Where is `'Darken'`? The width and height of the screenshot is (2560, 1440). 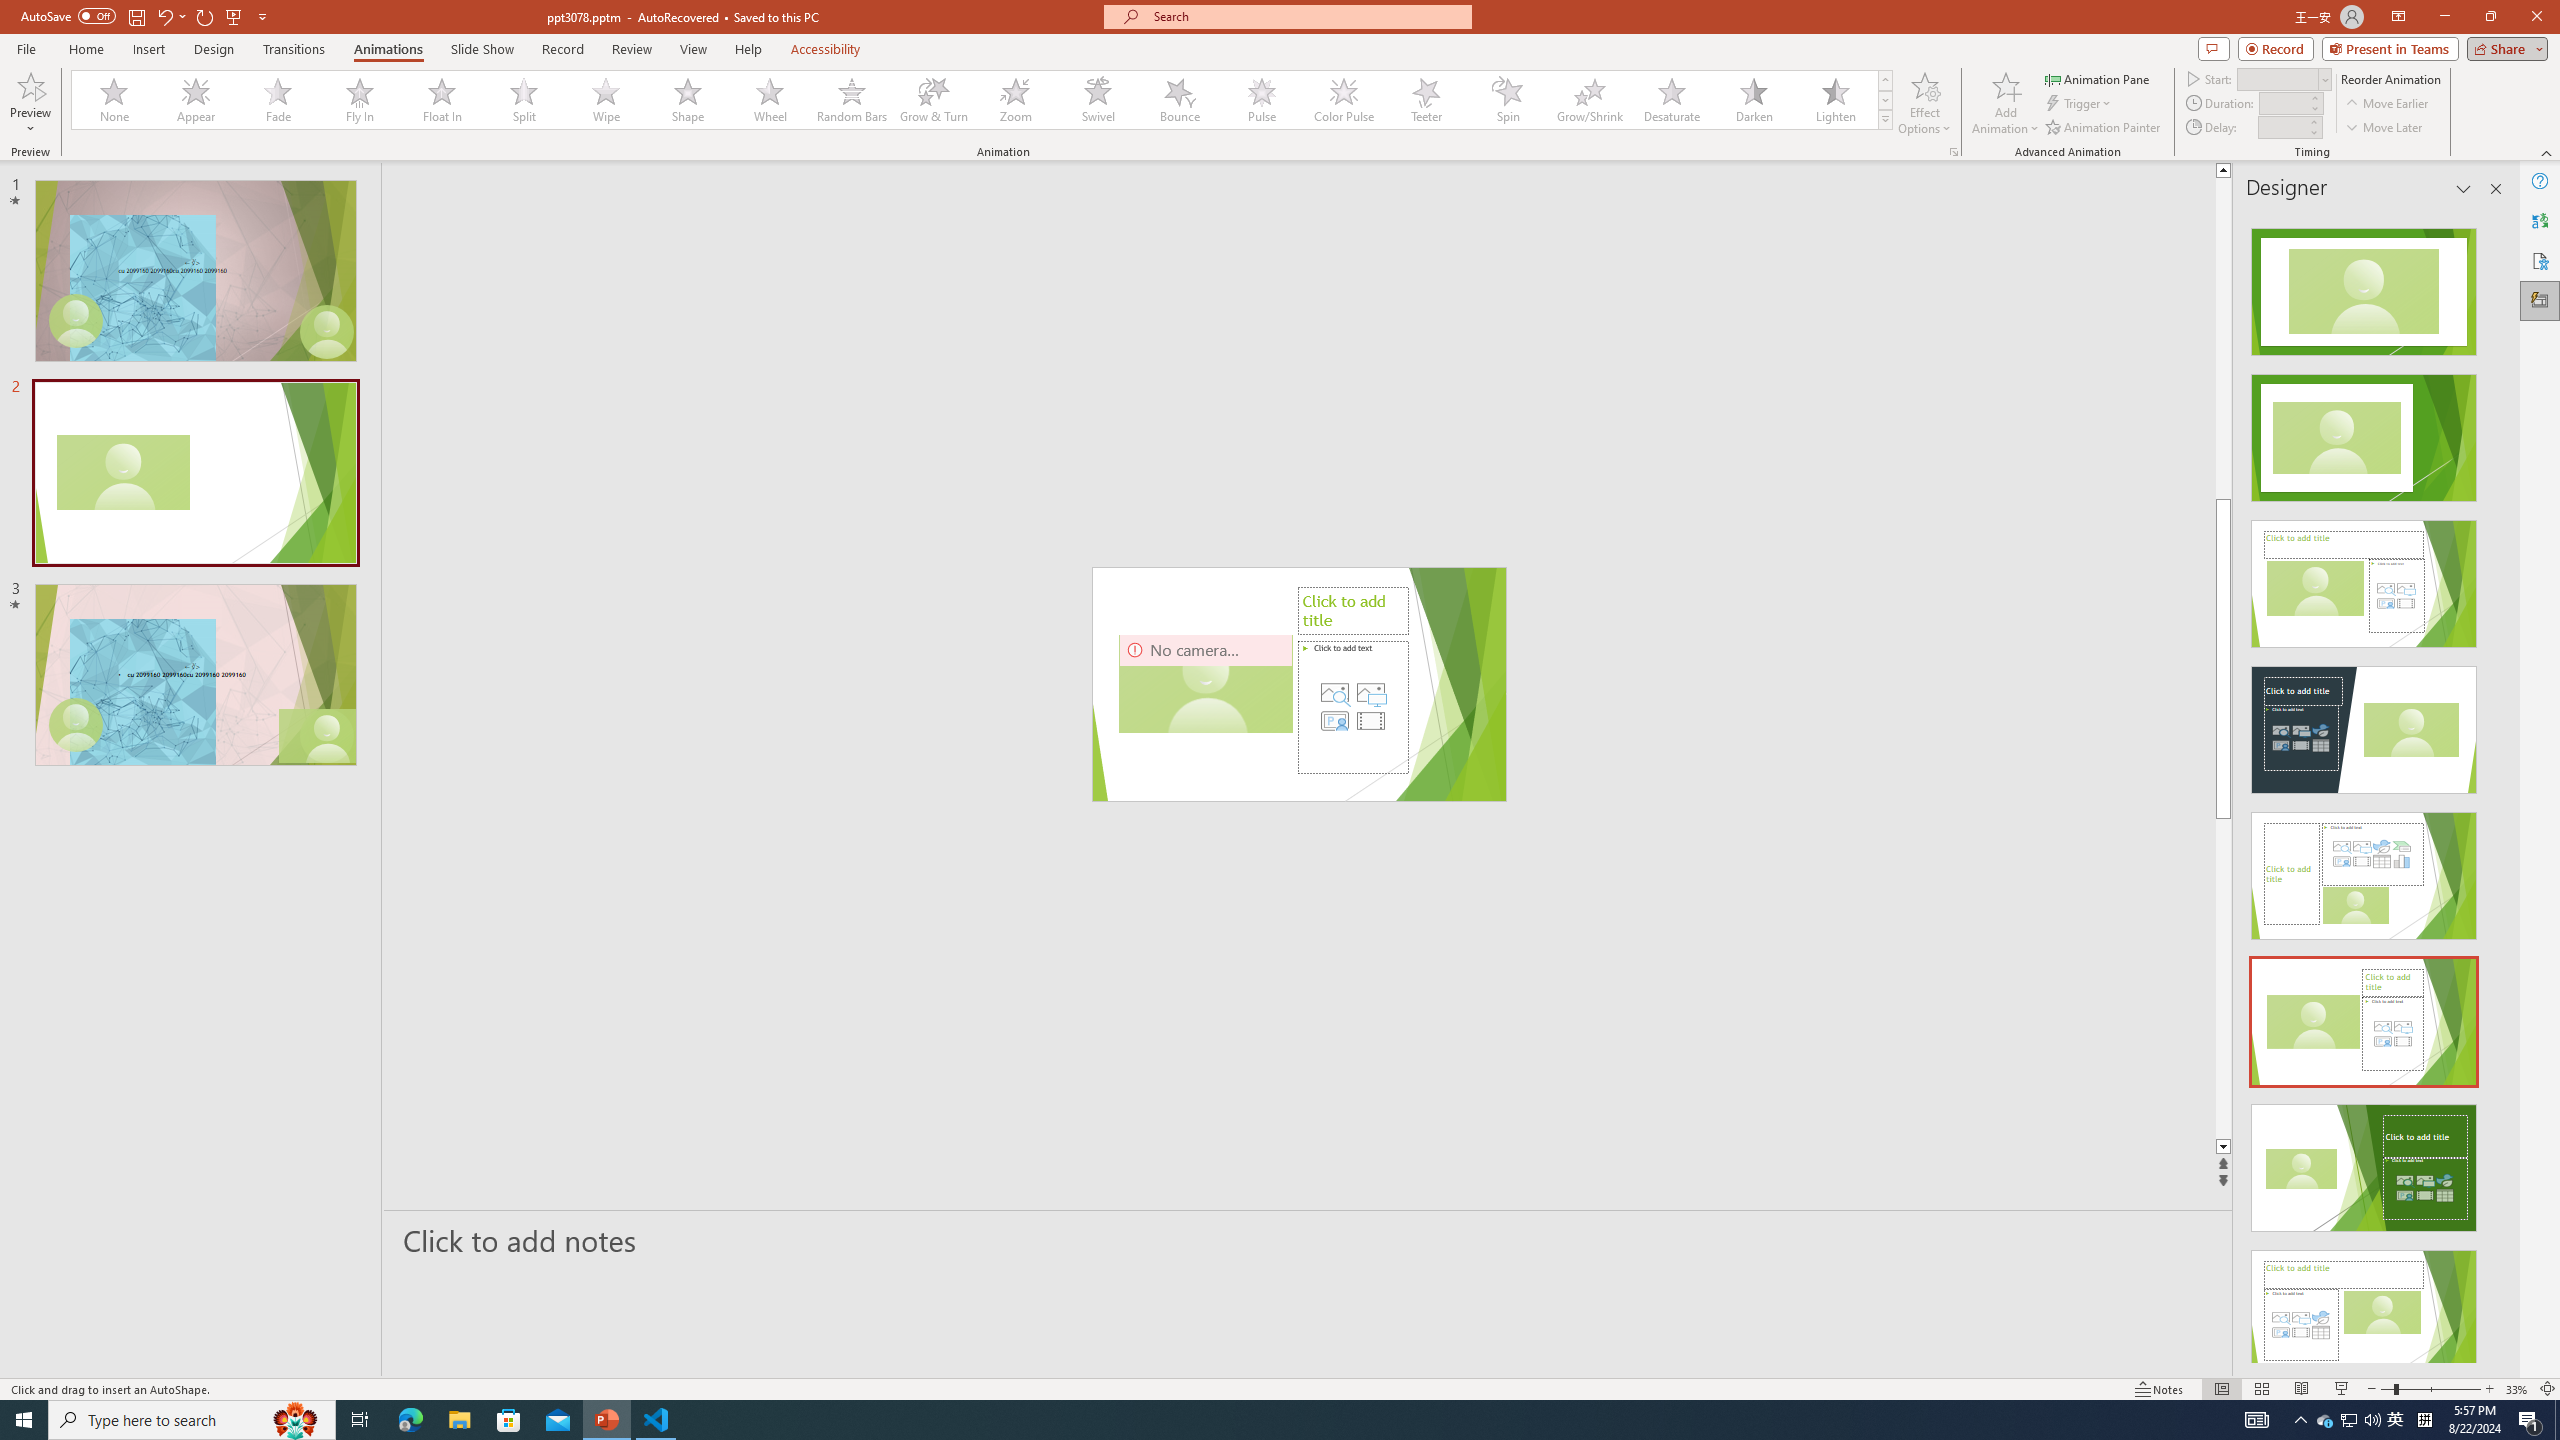 'Darken' is located at coordinates (1752, 99).